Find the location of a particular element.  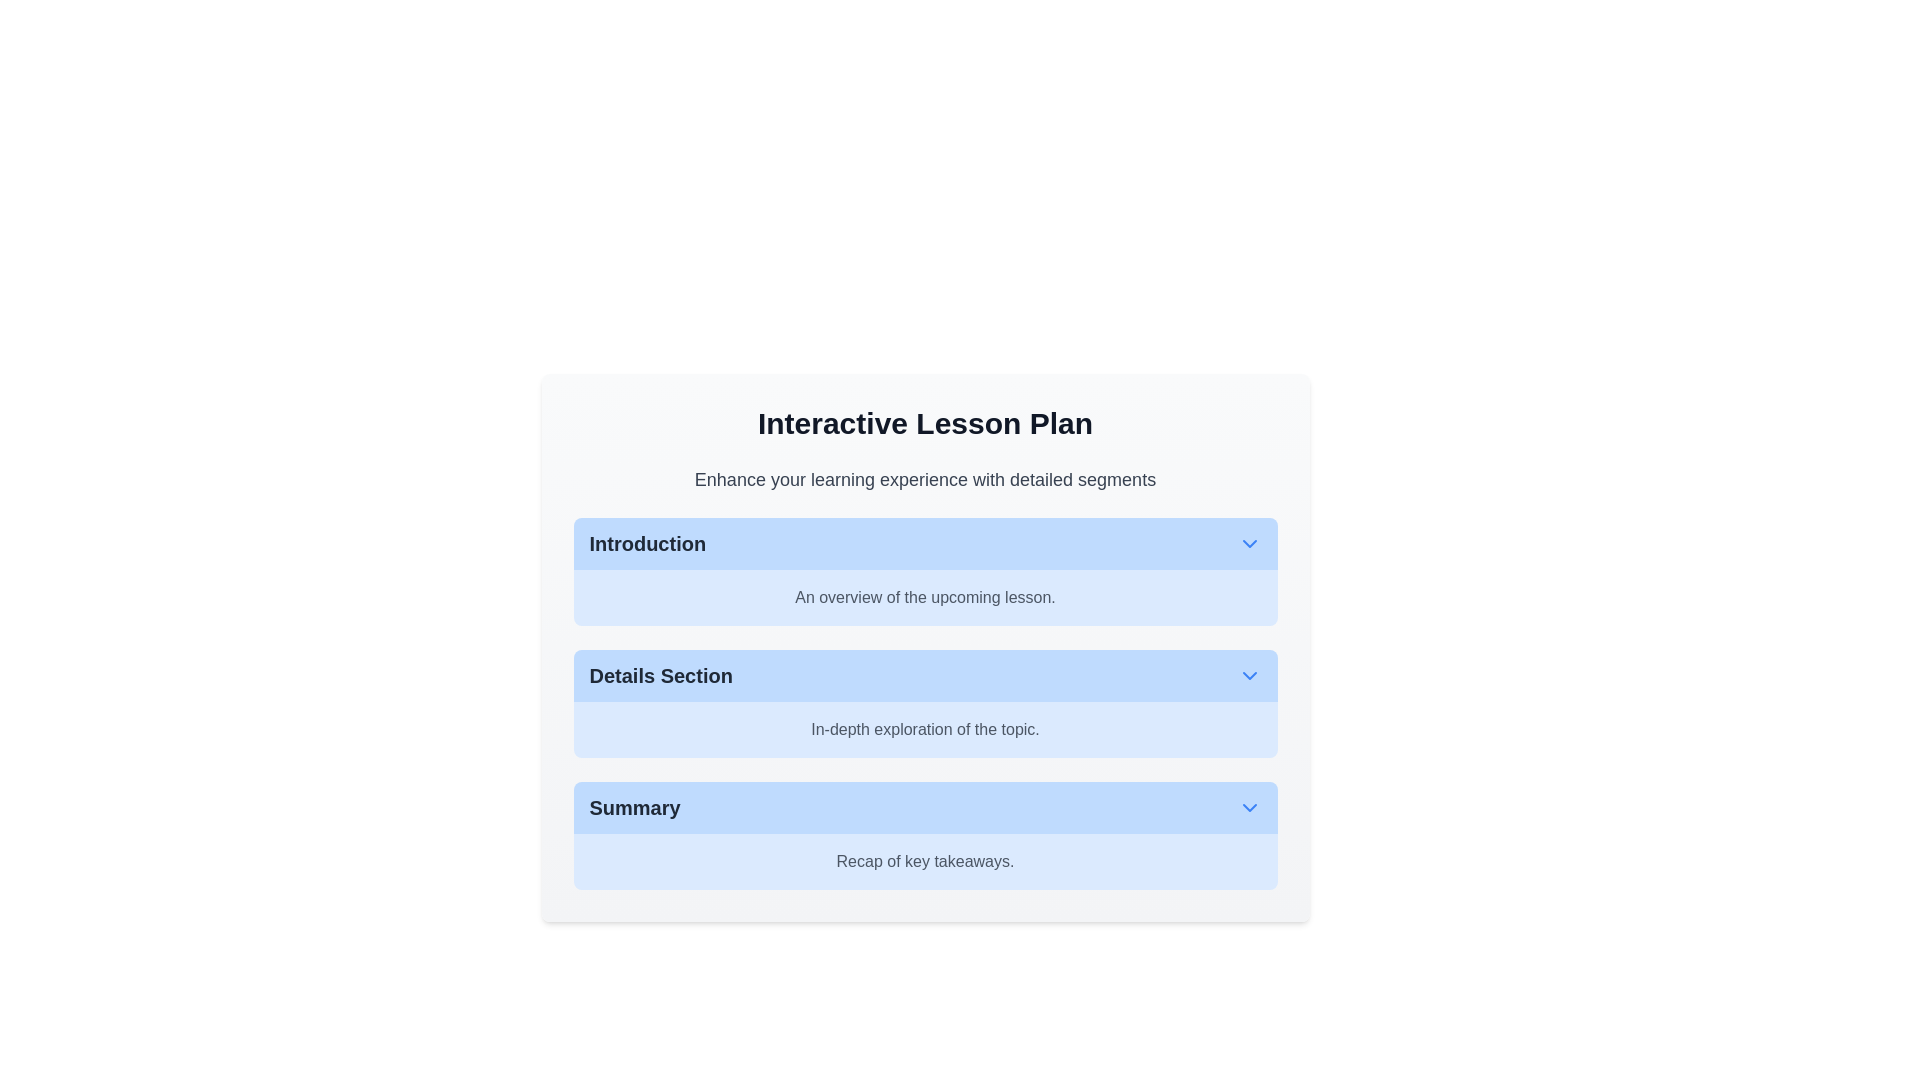

the descriptive text element that reads 'Enhance your learning experience with detailed segments', which is styled with a light gray font color and is located beneath the heading 'Interactive Lesson Plan' is located at coordinates (924, 479).